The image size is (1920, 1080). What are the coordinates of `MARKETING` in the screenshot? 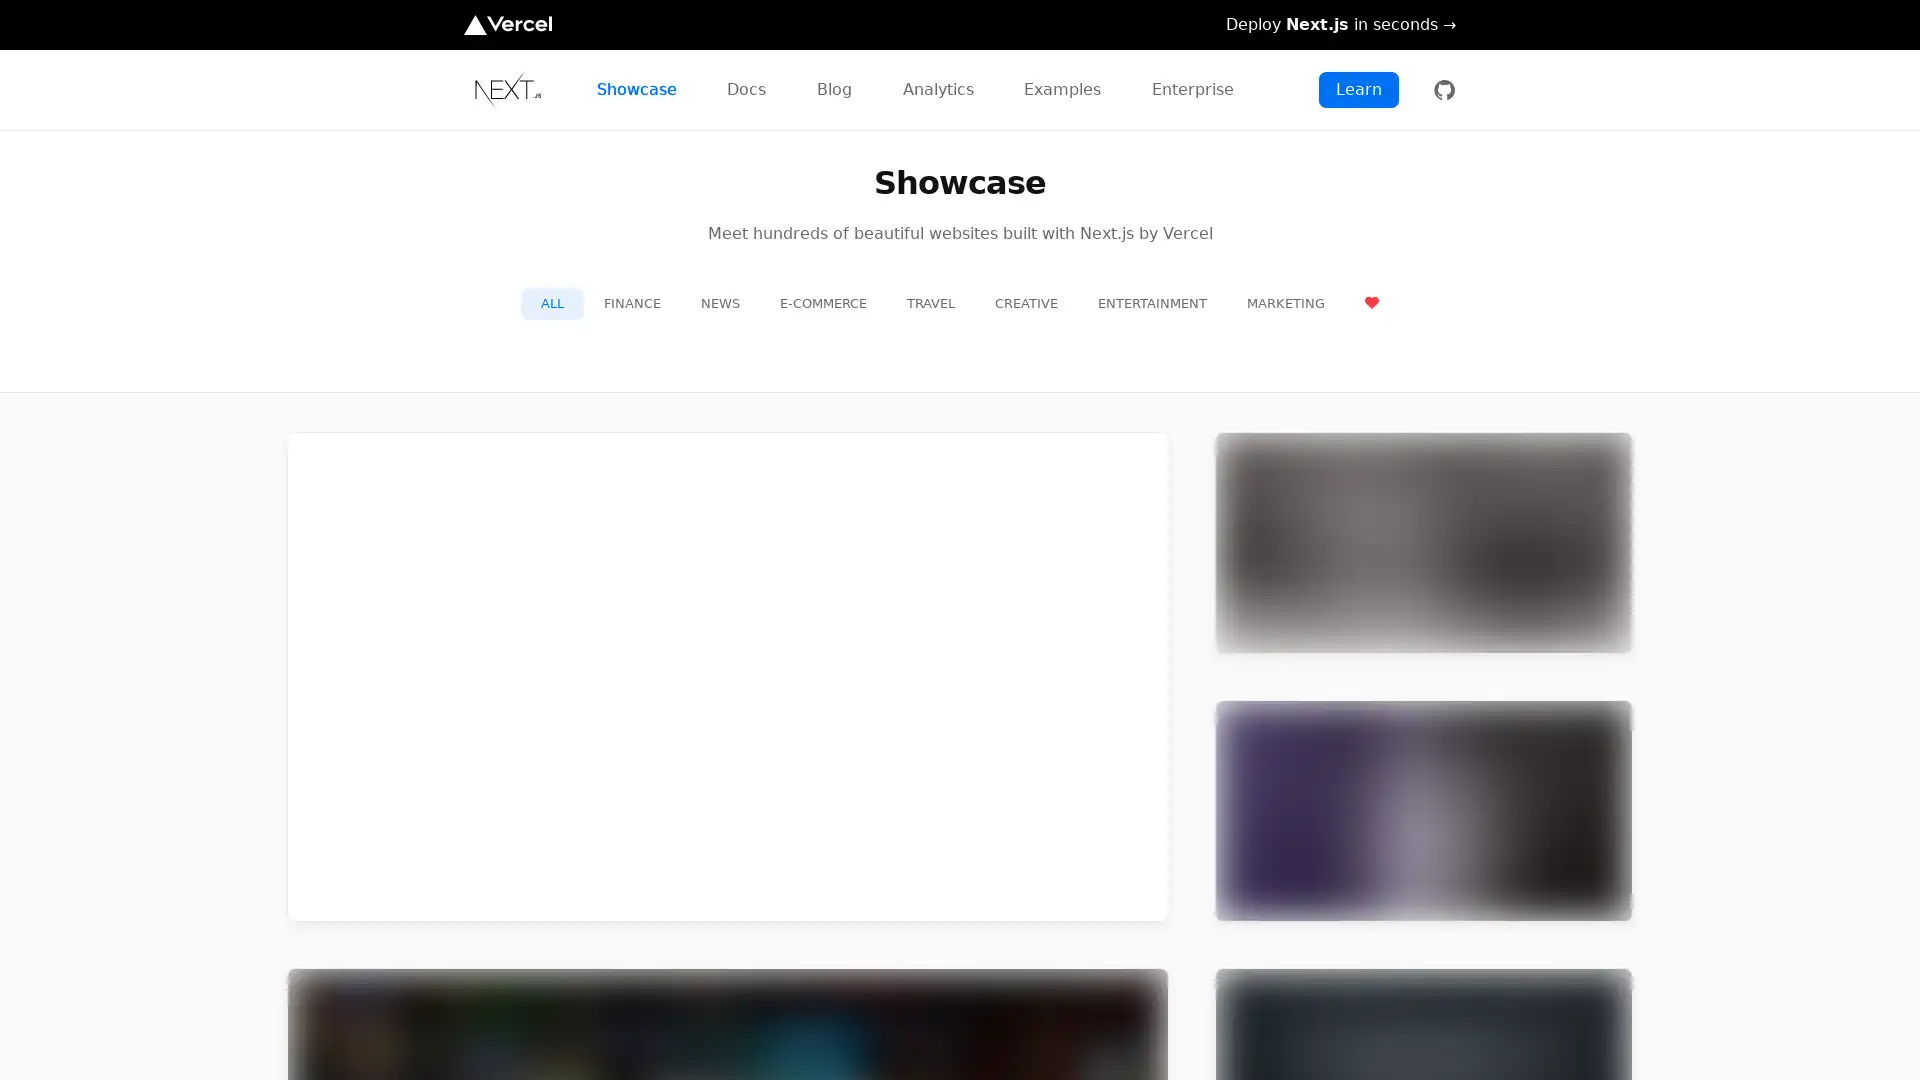 It's located at (1286, 303).